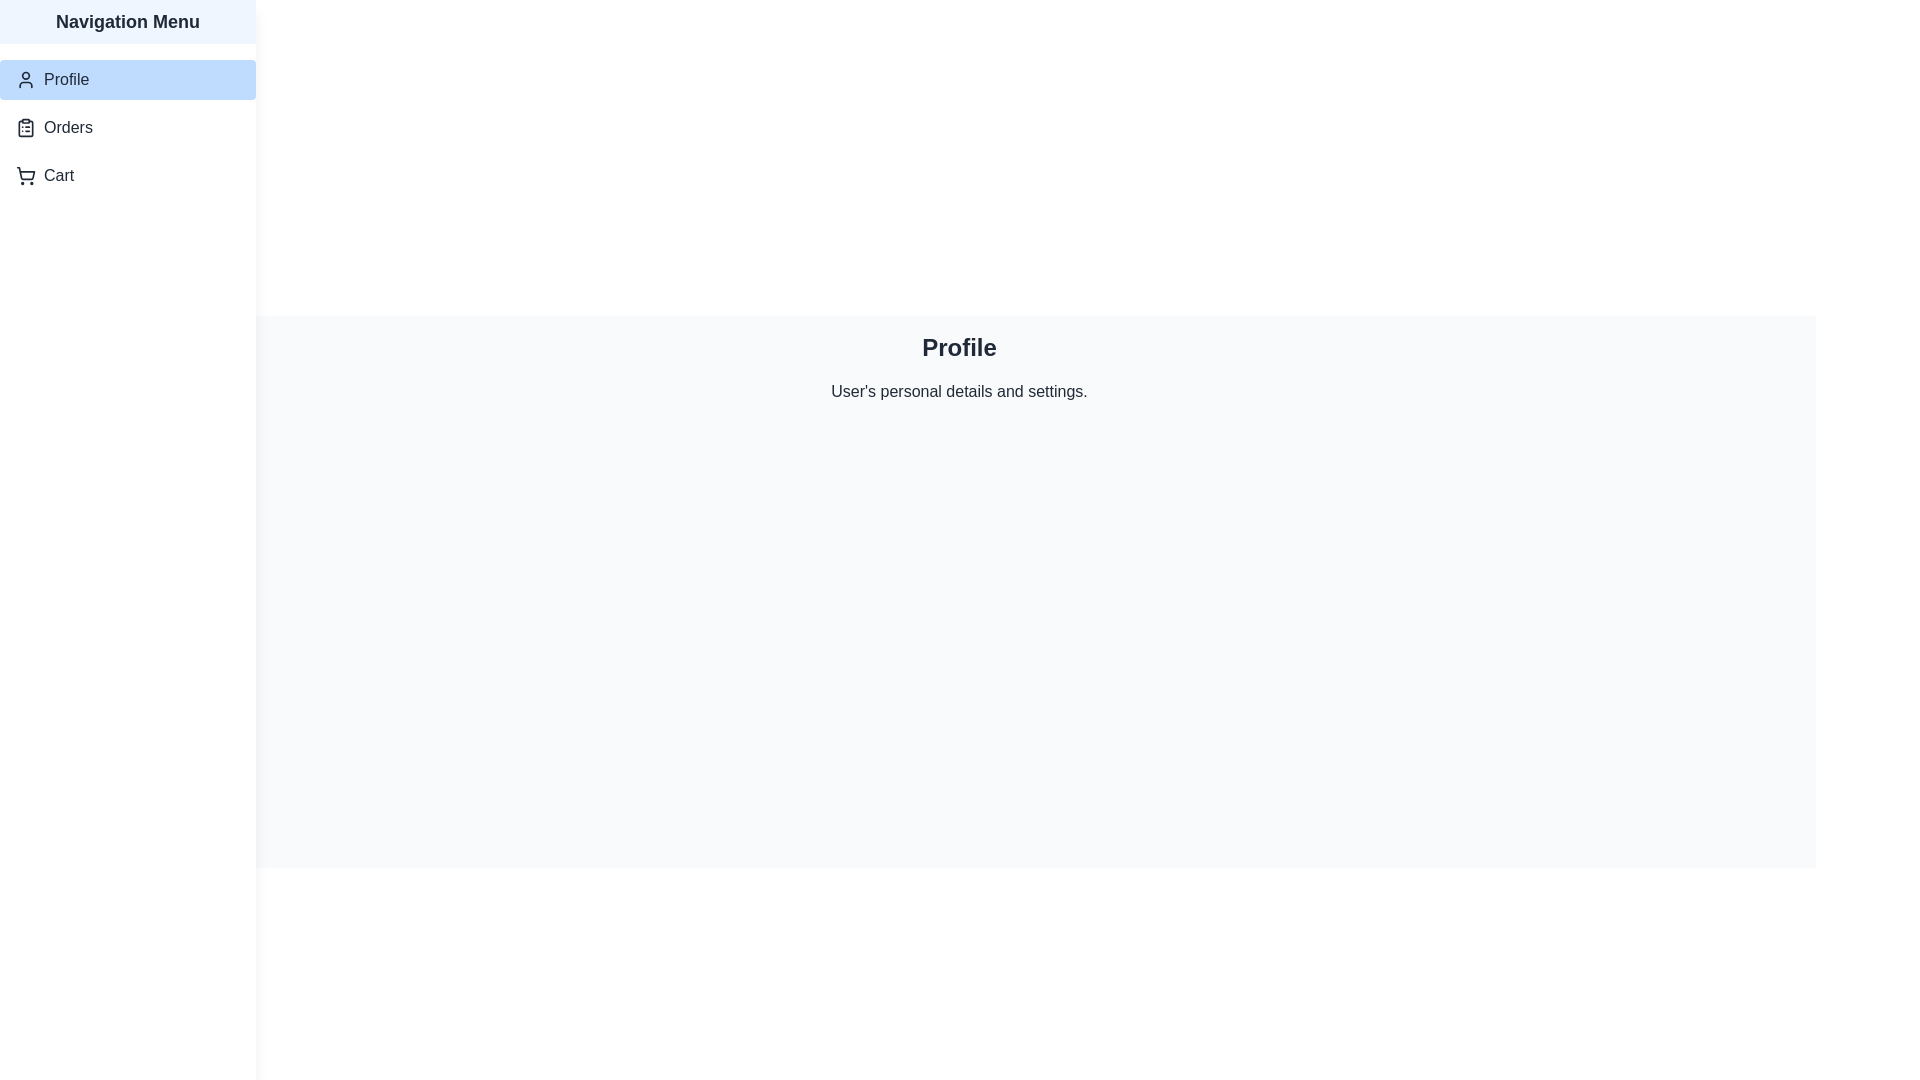 This screenshot has height=1080, width=1920. What do you see at coordinates (25, 79) in the screenshot?
I see `the user icon element, which is a minimalistic representation with a circular head and curved shoulders, located in the top-left navigation menu and positioned to the left of the 'Profile' text` at bounding box center [25, 79].